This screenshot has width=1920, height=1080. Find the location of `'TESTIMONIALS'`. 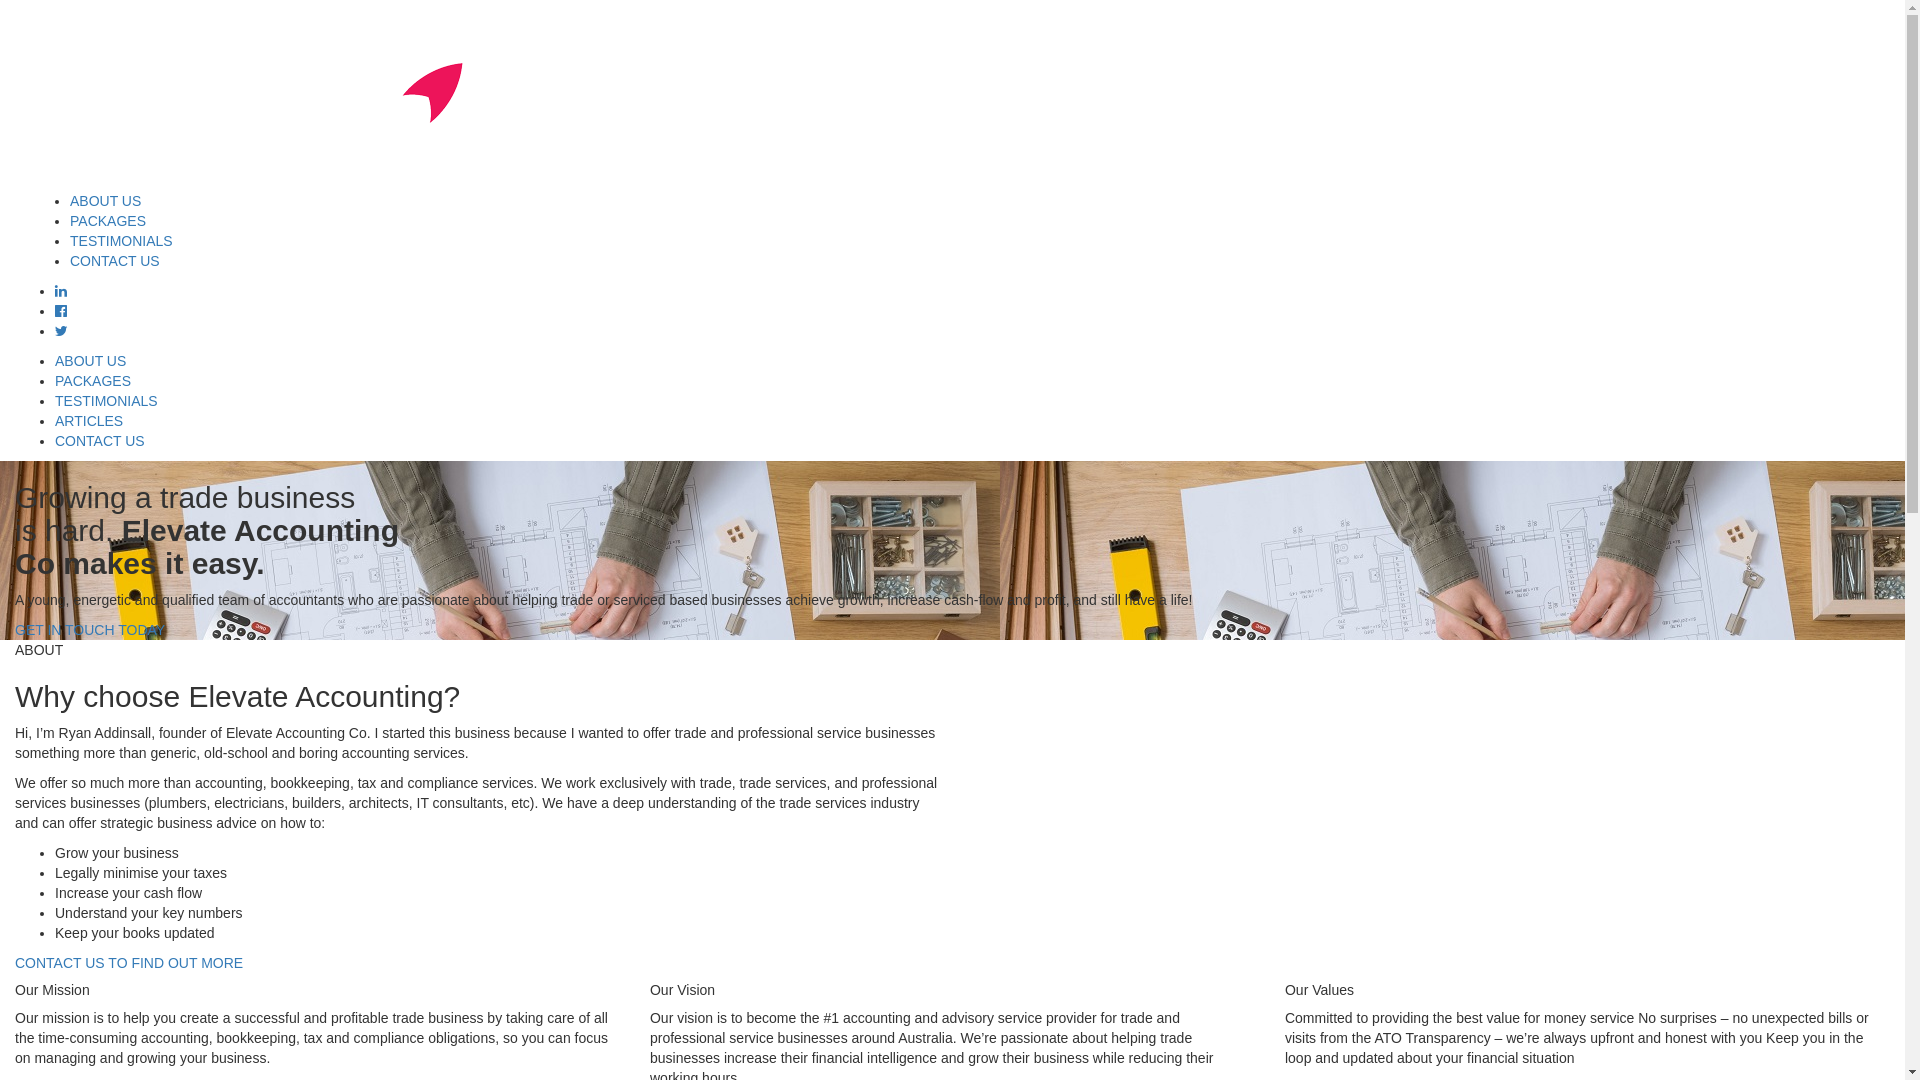

'TESTIMONIALS' is located at coordinates (120, 239).